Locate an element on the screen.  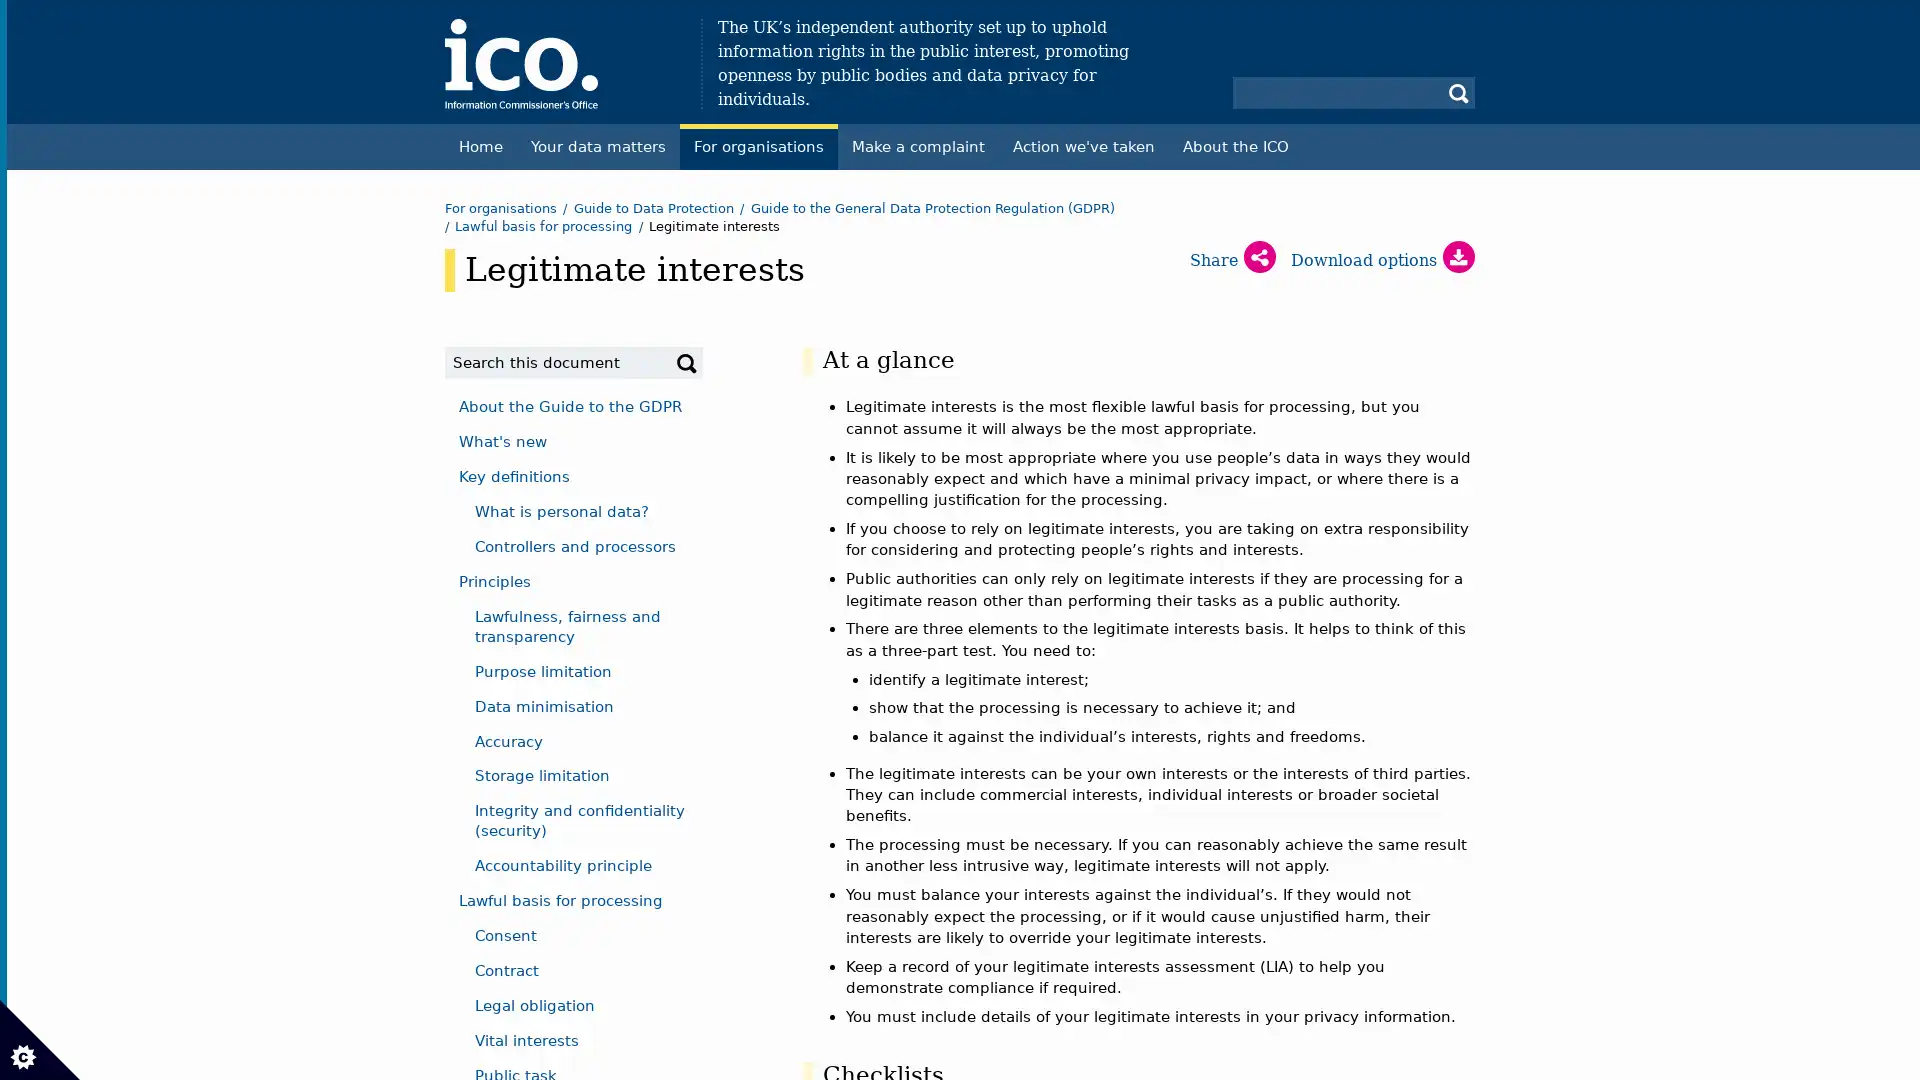
Save and close is located at coordinates (104, 757).